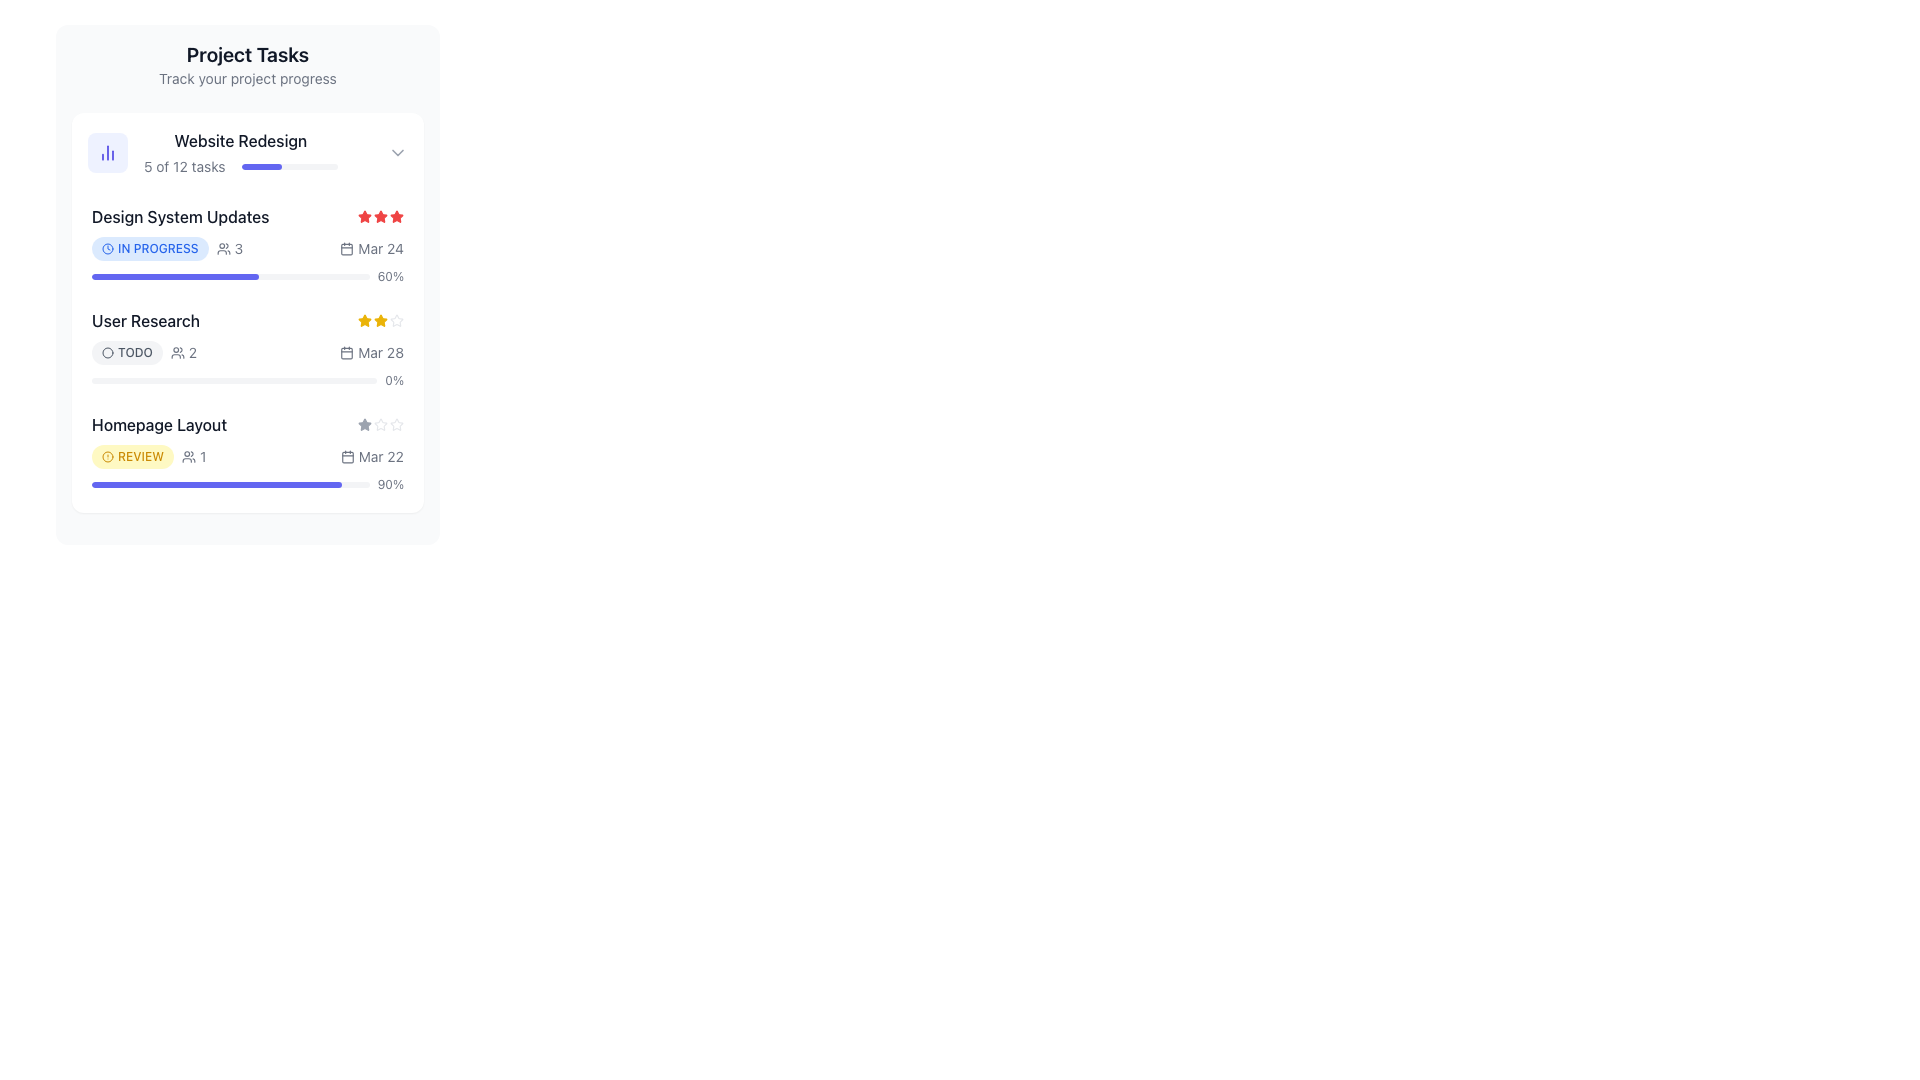 The image size is (1920, 1080). Describe the element at coordinates (107, 352) in the screenshot. I see `the small hollow circle icon with a gray stroke, located within the 'User Research' task entry badge adjacent to the text 'TODO'` at that location.